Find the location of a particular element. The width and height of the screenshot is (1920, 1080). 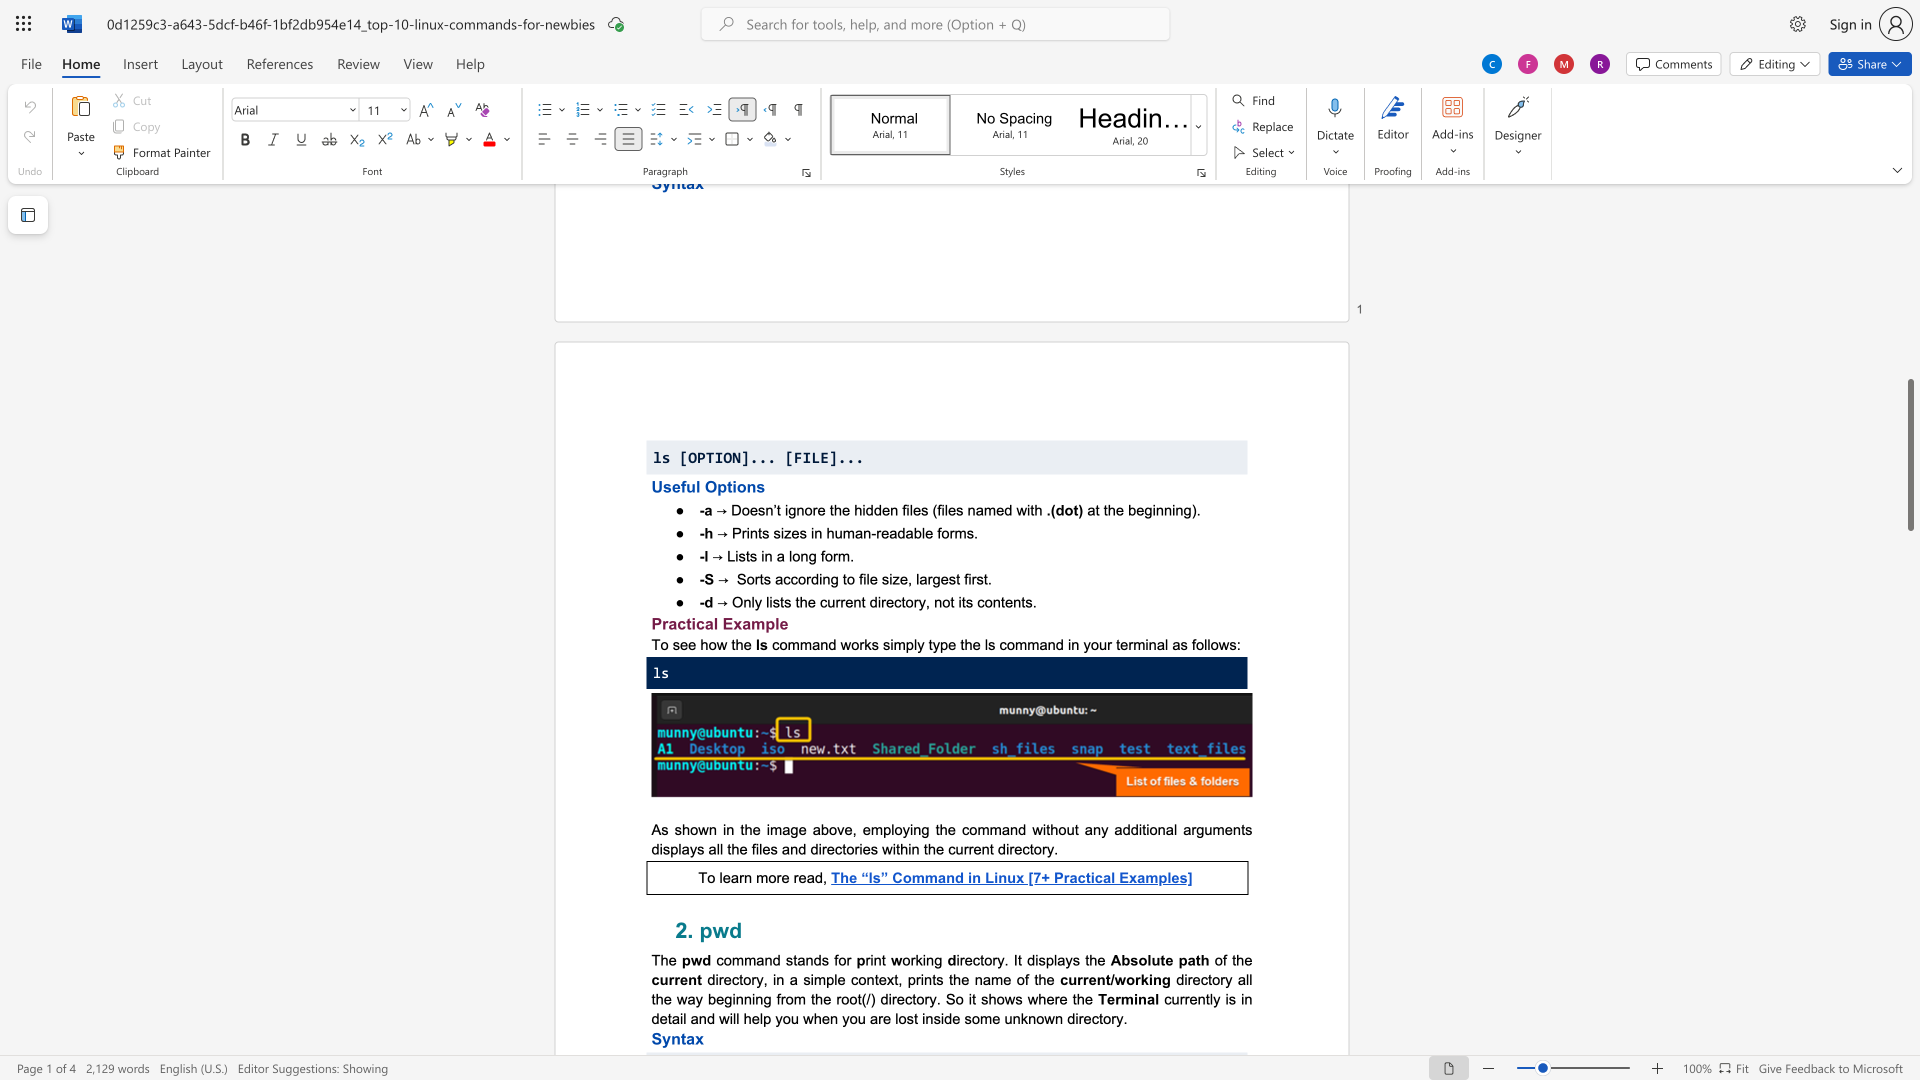

the scrollbar on the right is located at coordinates (1909, 438).